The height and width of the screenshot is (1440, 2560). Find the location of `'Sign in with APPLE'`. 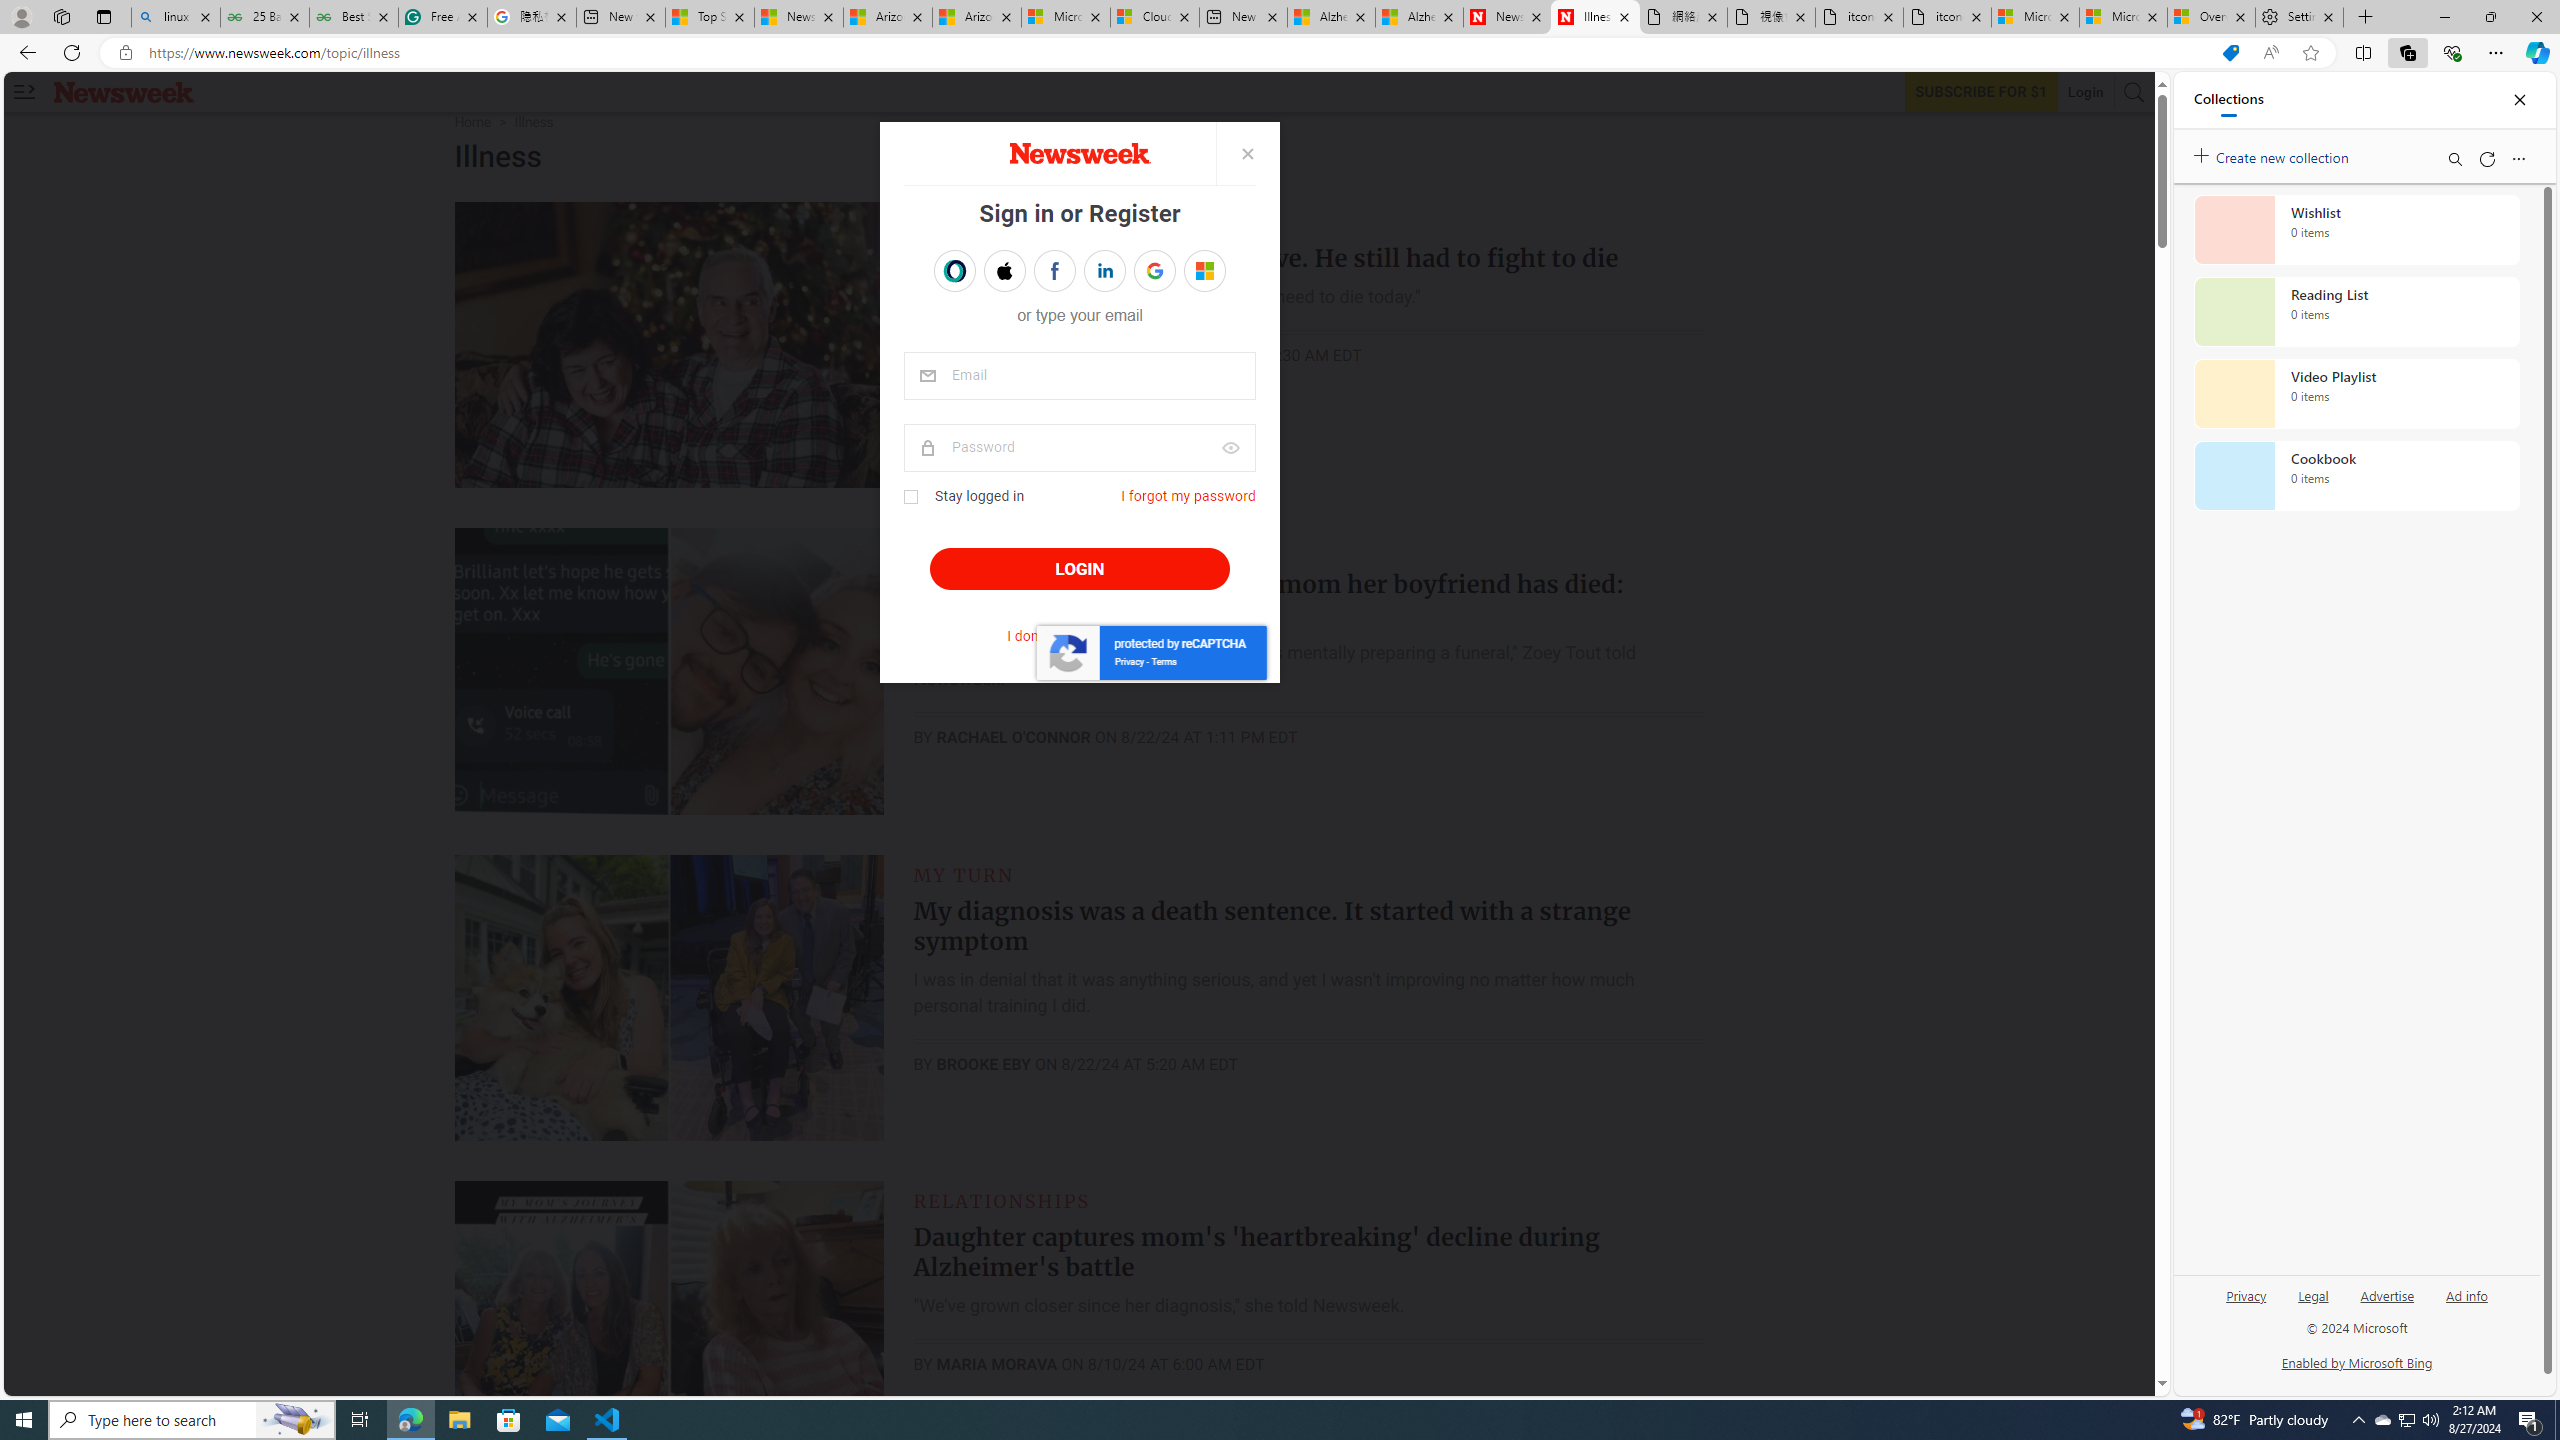

'Sign in with APPLE' is located at coordinates (1003, 271).